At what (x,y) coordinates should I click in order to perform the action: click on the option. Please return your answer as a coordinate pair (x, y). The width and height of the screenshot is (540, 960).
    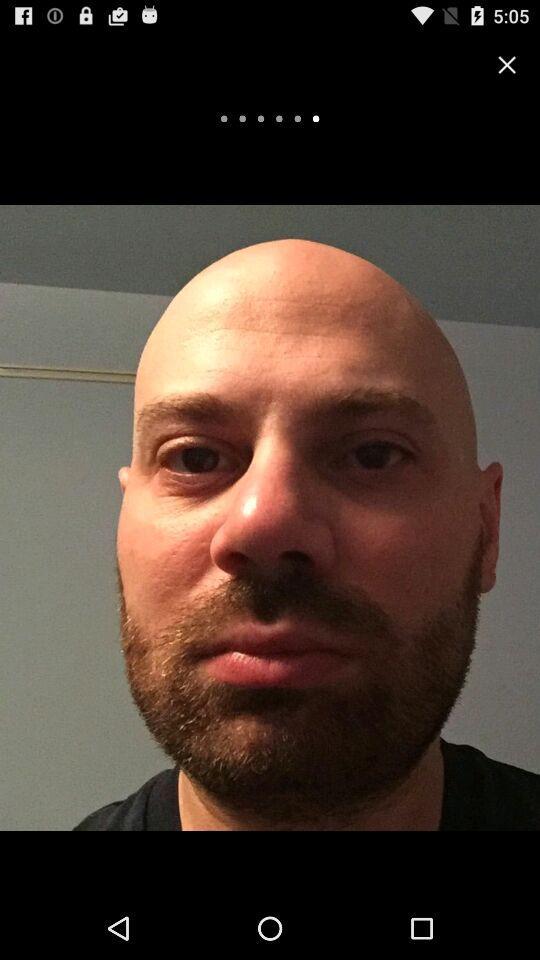
    Looking at the image, I should click on (507, 64).